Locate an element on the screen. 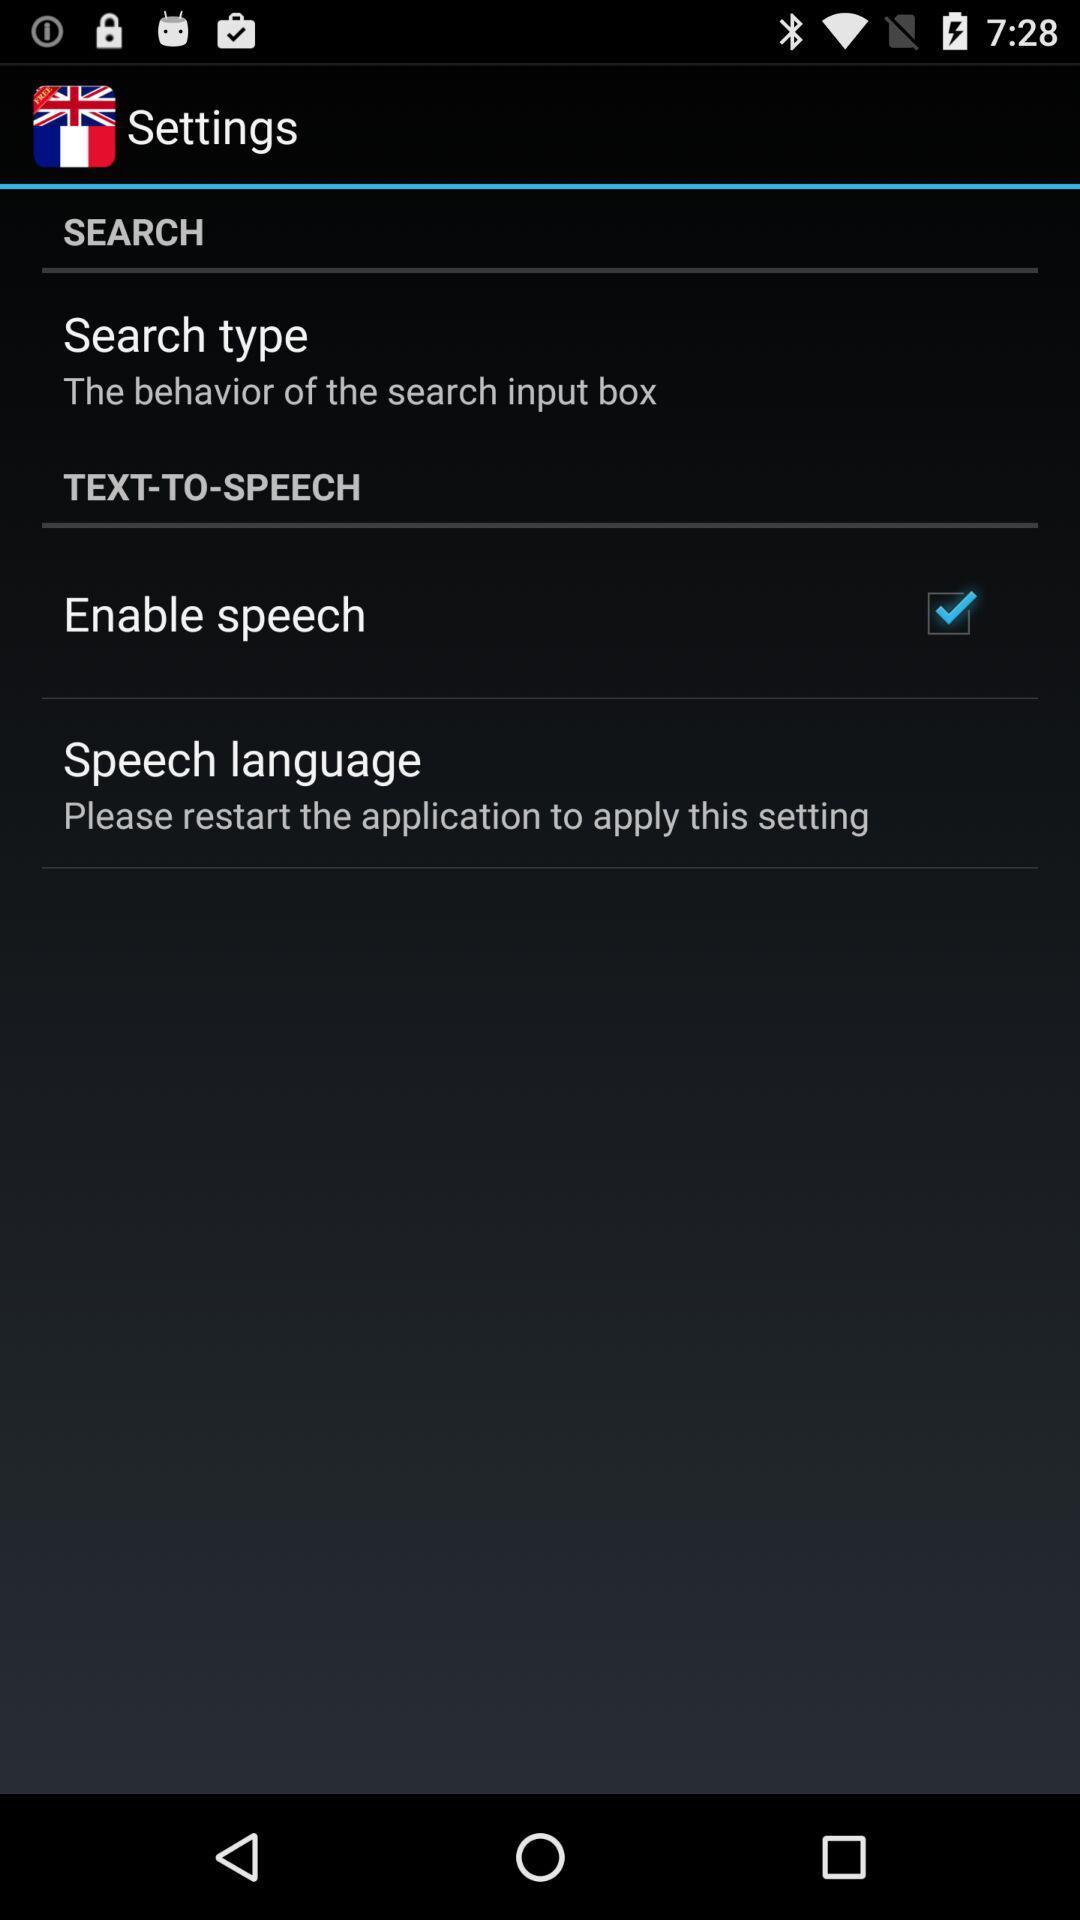 The height and width of the screenshot is (1920, 1080). icon below the behavior of icon is located at coordinates (540, 485).